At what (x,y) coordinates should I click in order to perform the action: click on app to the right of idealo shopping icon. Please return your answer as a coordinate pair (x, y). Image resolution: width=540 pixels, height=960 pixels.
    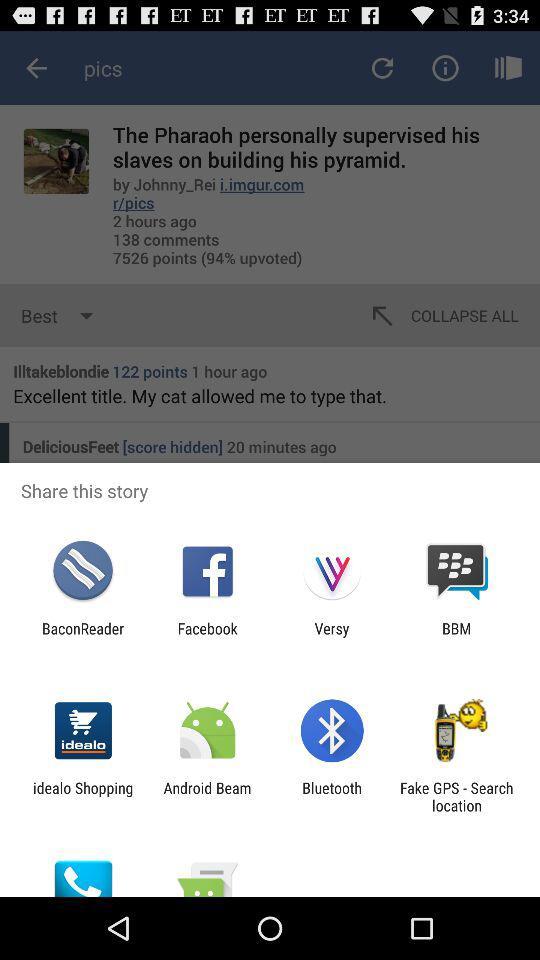
    Looking at the image, I should click on (206, 796).